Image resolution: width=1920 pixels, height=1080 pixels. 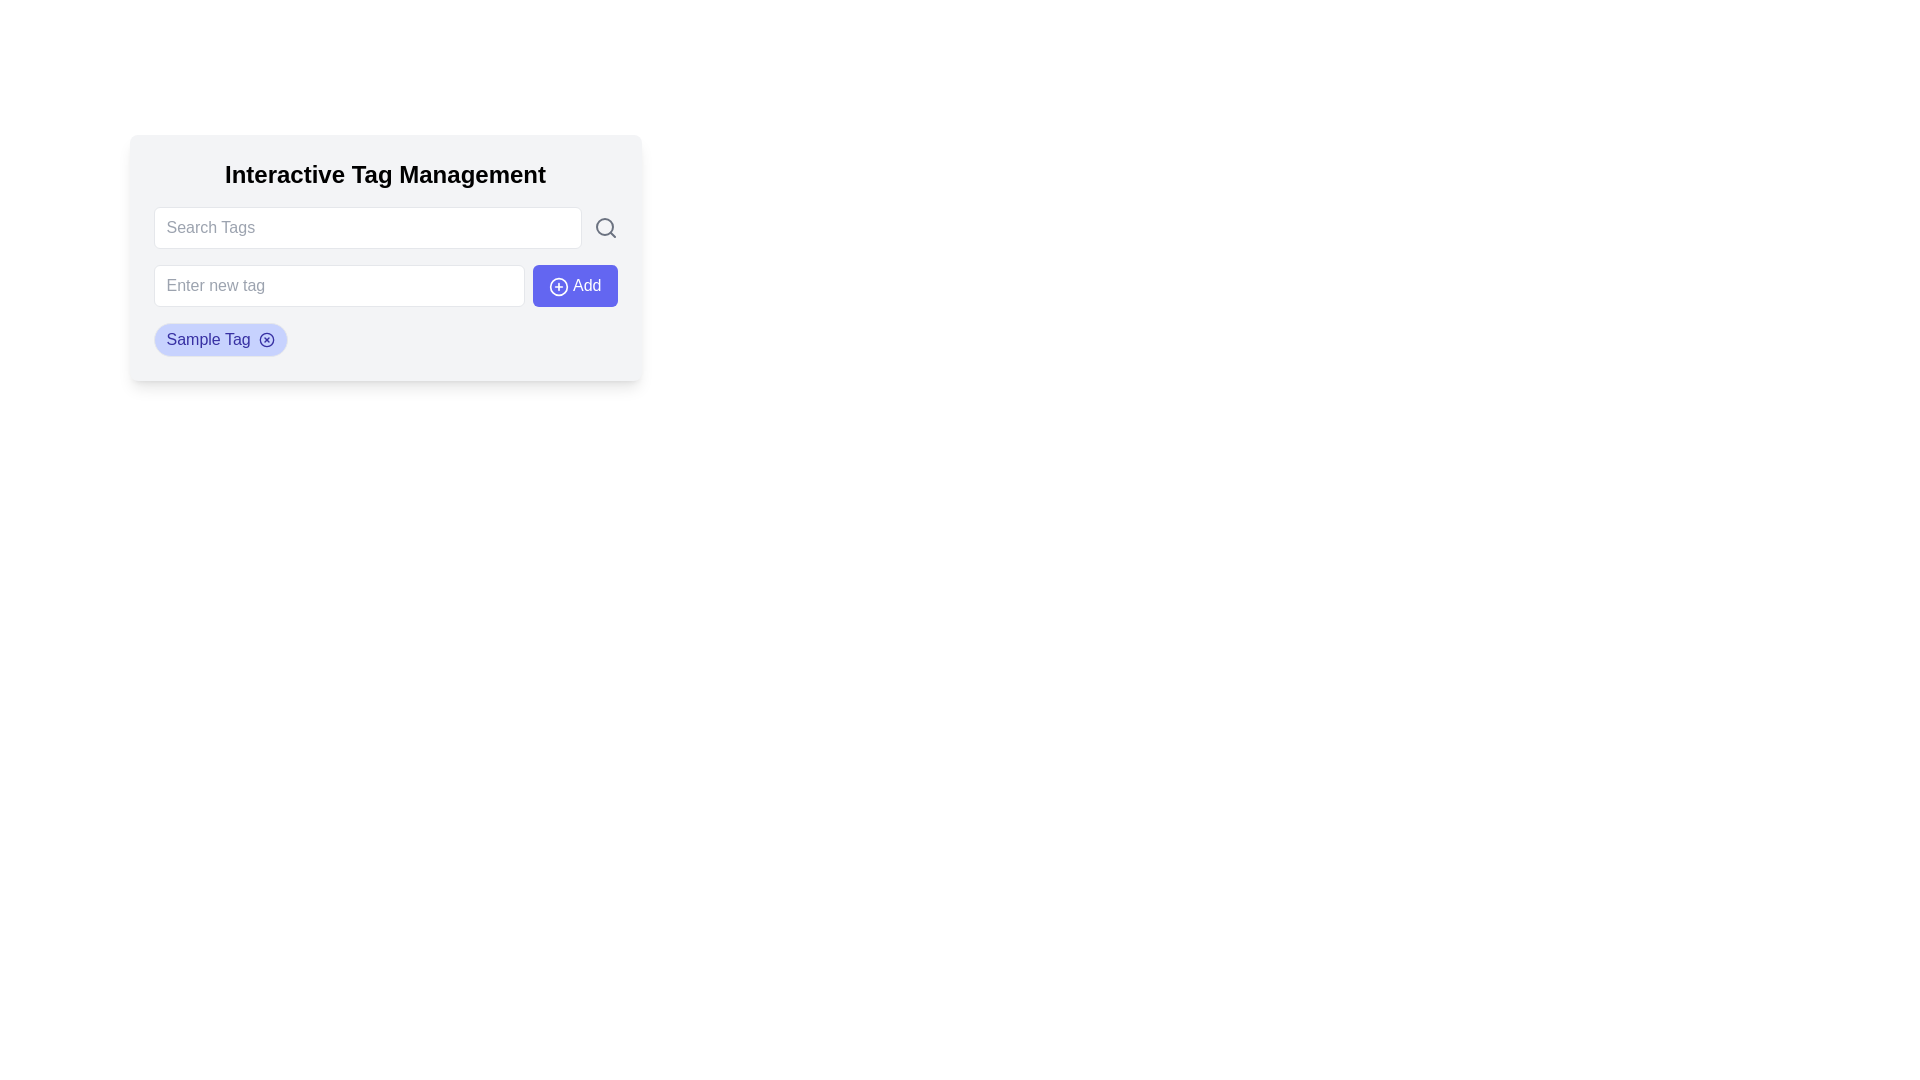 What do you see at coordinates (385, 173) in the screenshot?
I see `the heading text element that serves as a title for the section, positioned centrally at the top of the white card UI component` at bounding box center [385, 173].